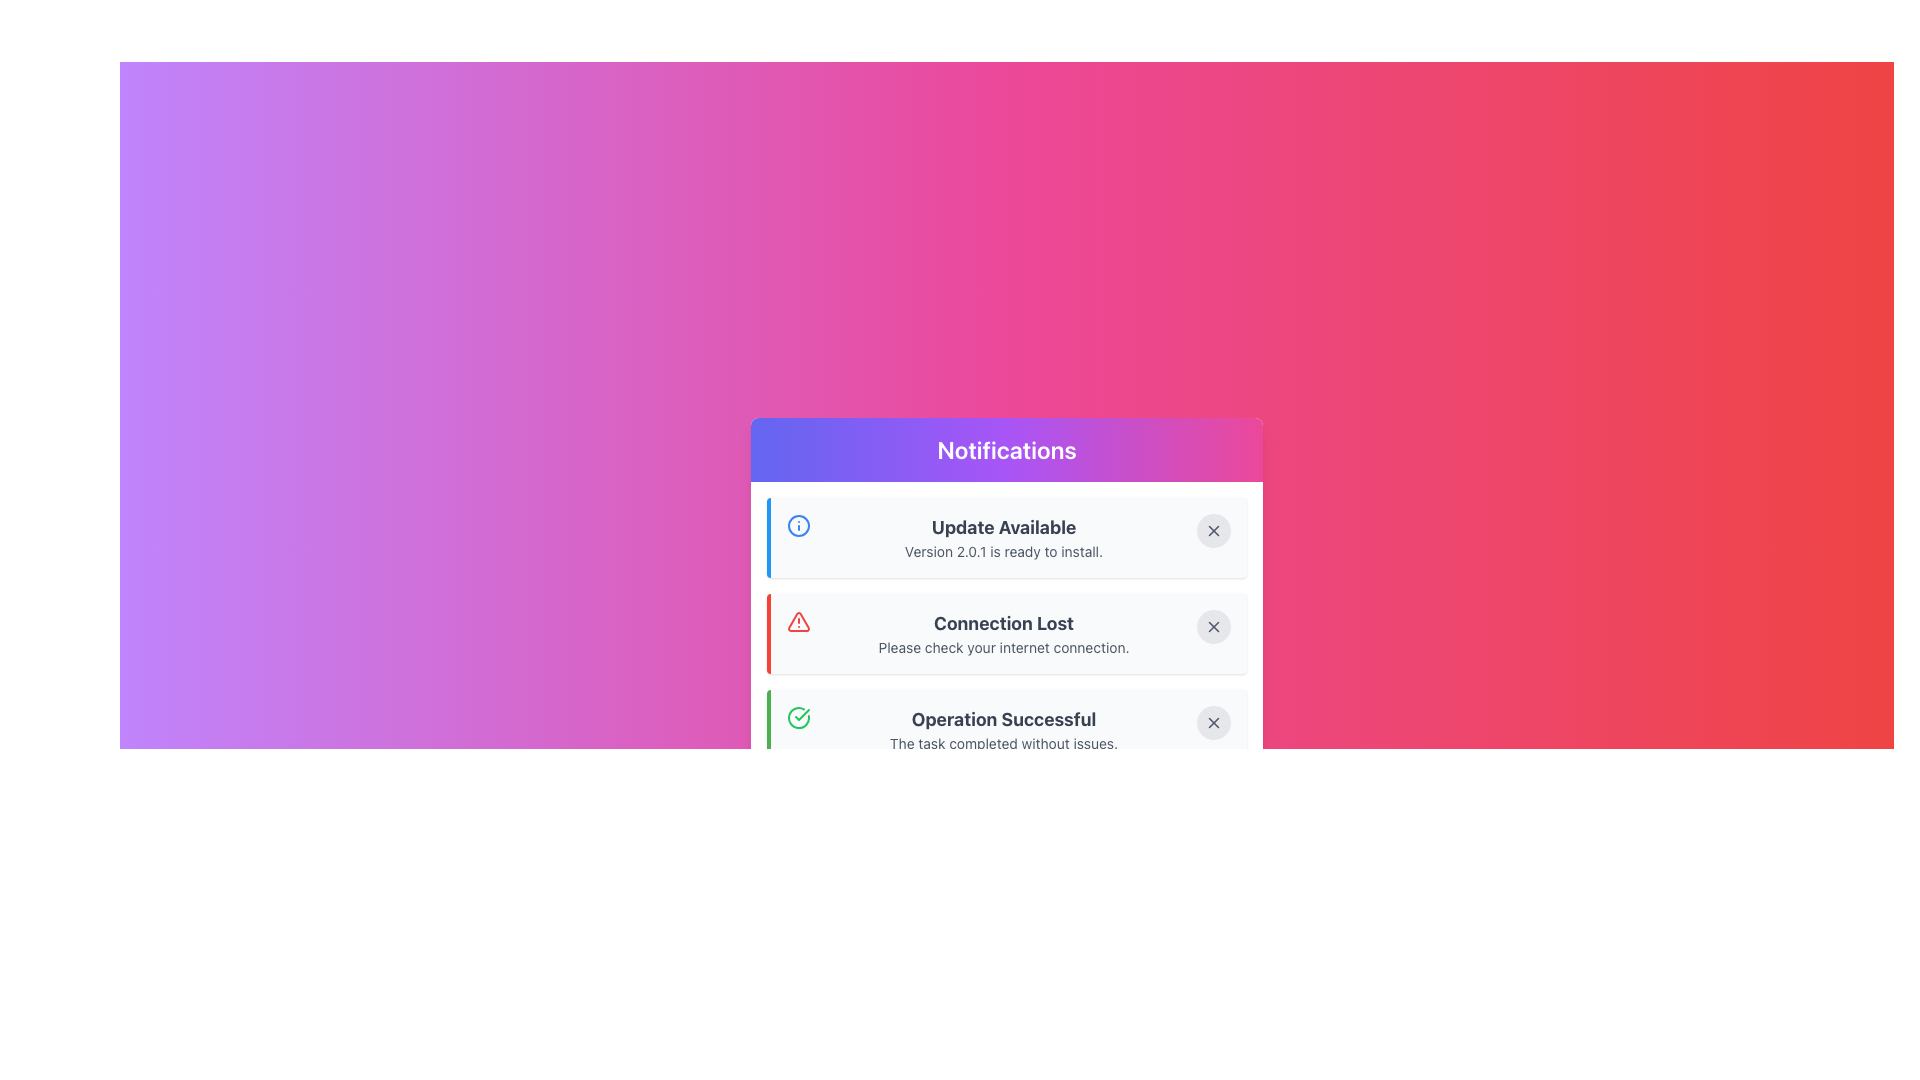 The height and width of the screenshot is (1080, 1920). What do you see at coordinates (1007, 450) in the screenshot?
I see `header text of the notification interface, positioned at the top of the notification card and centered horizontally` at bounding box center [1007, 450].